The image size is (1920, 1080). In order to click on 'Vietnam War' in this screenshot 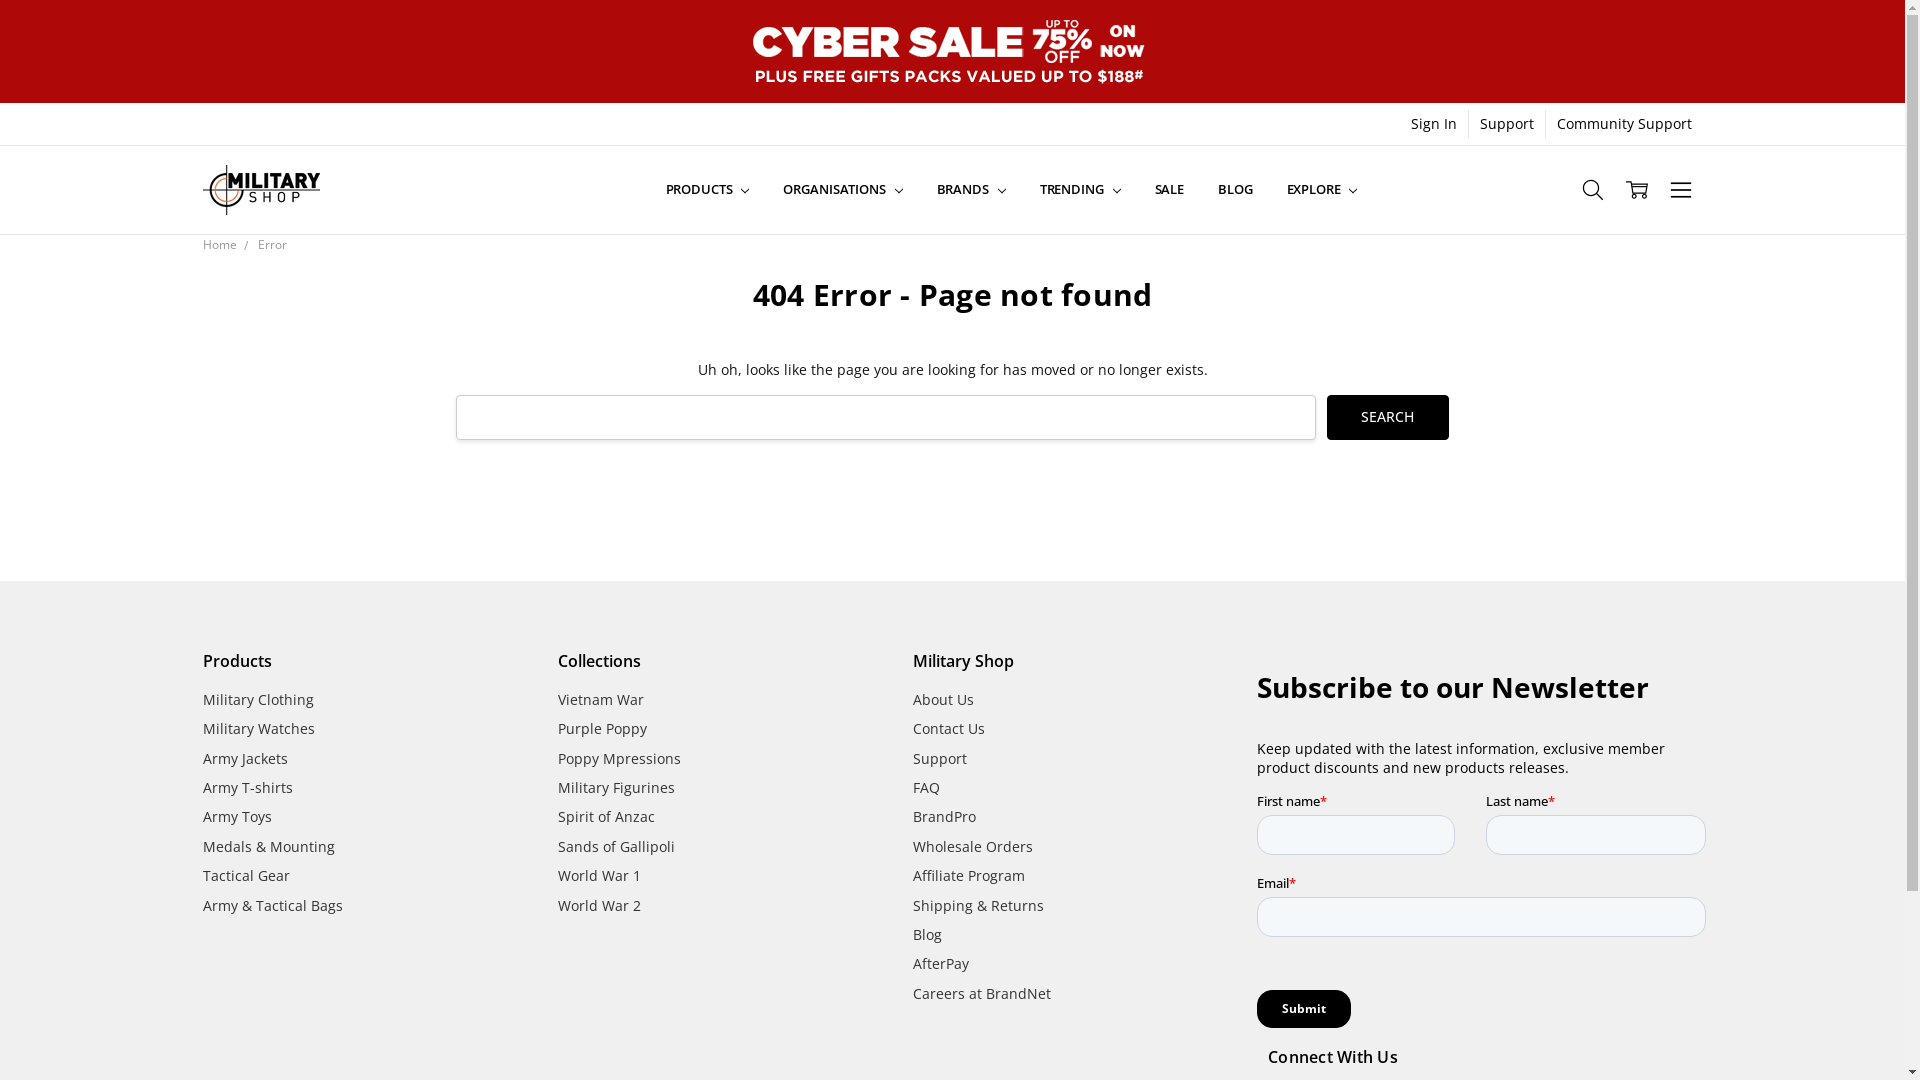, I will do `click(599, 698)`.